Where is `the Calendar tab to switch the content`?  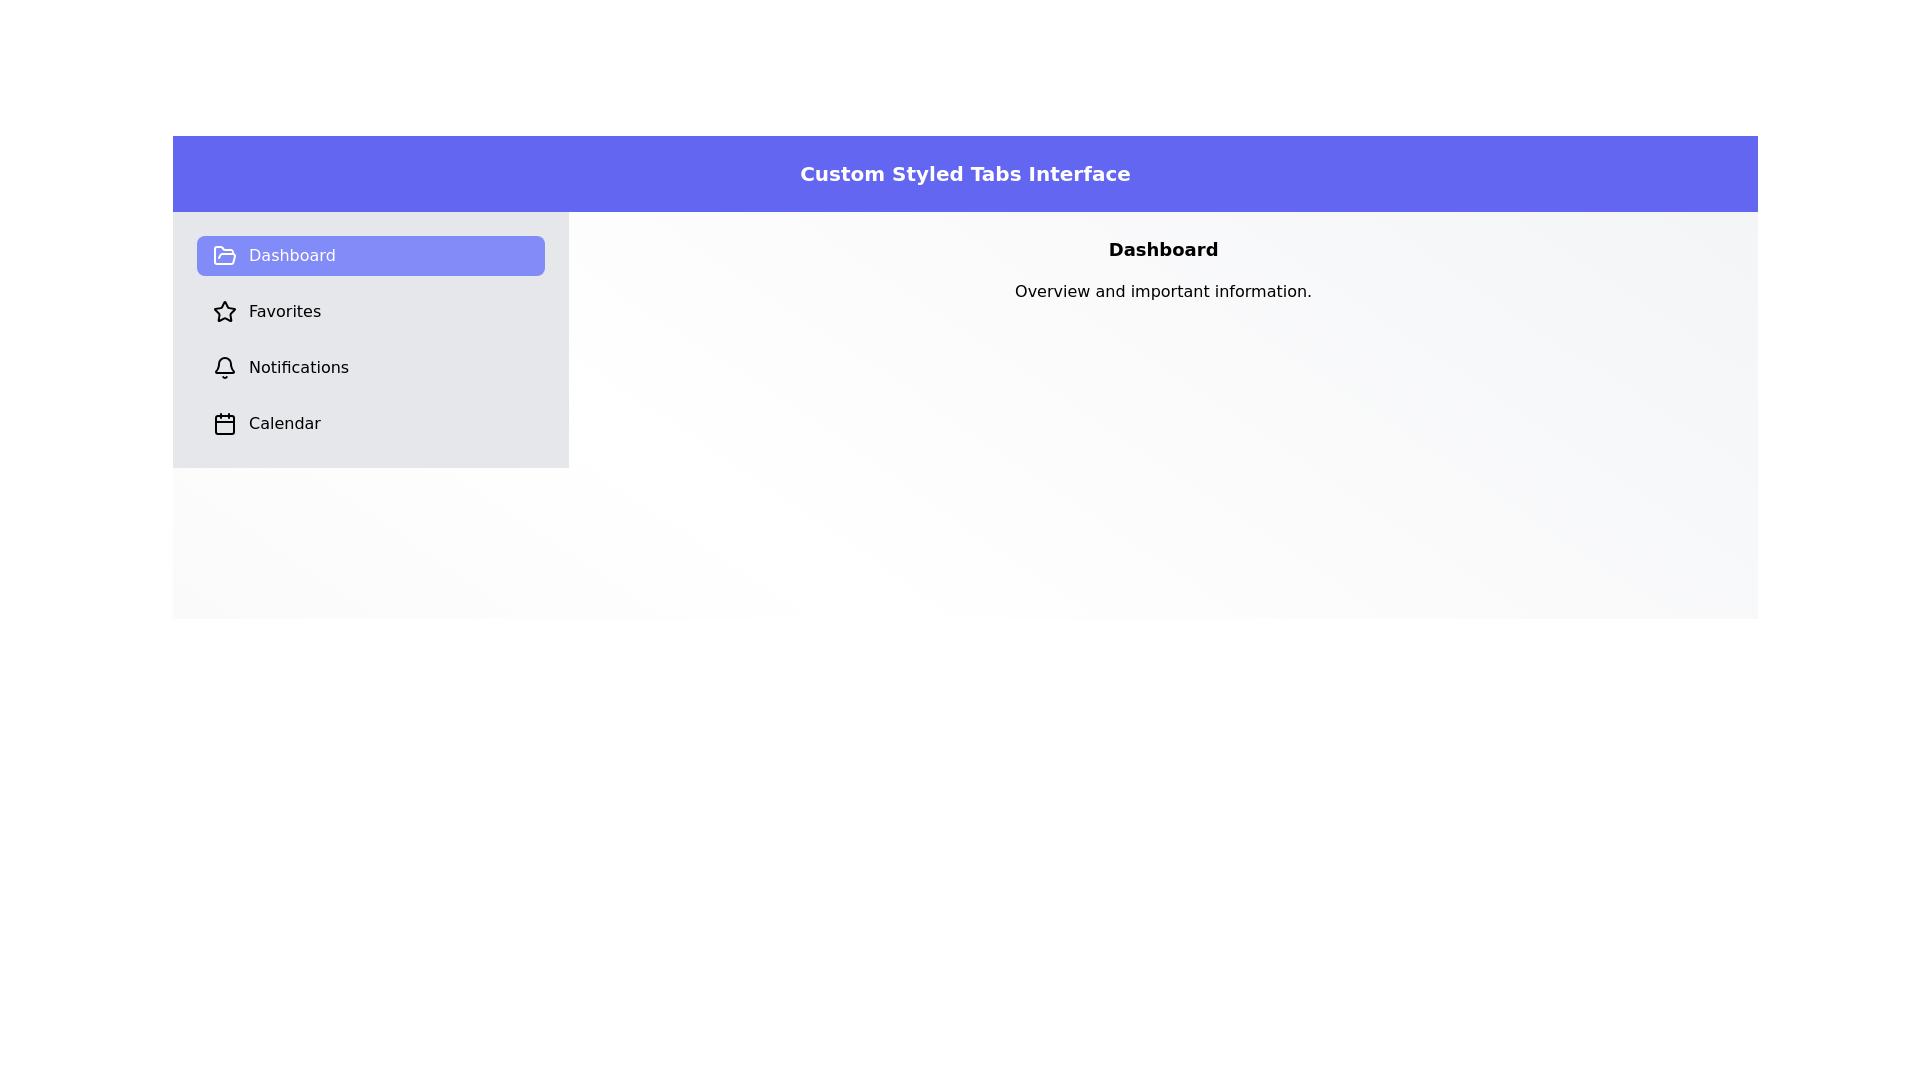
the Calendar tab to switch the content is located at coordinates (371, 423).